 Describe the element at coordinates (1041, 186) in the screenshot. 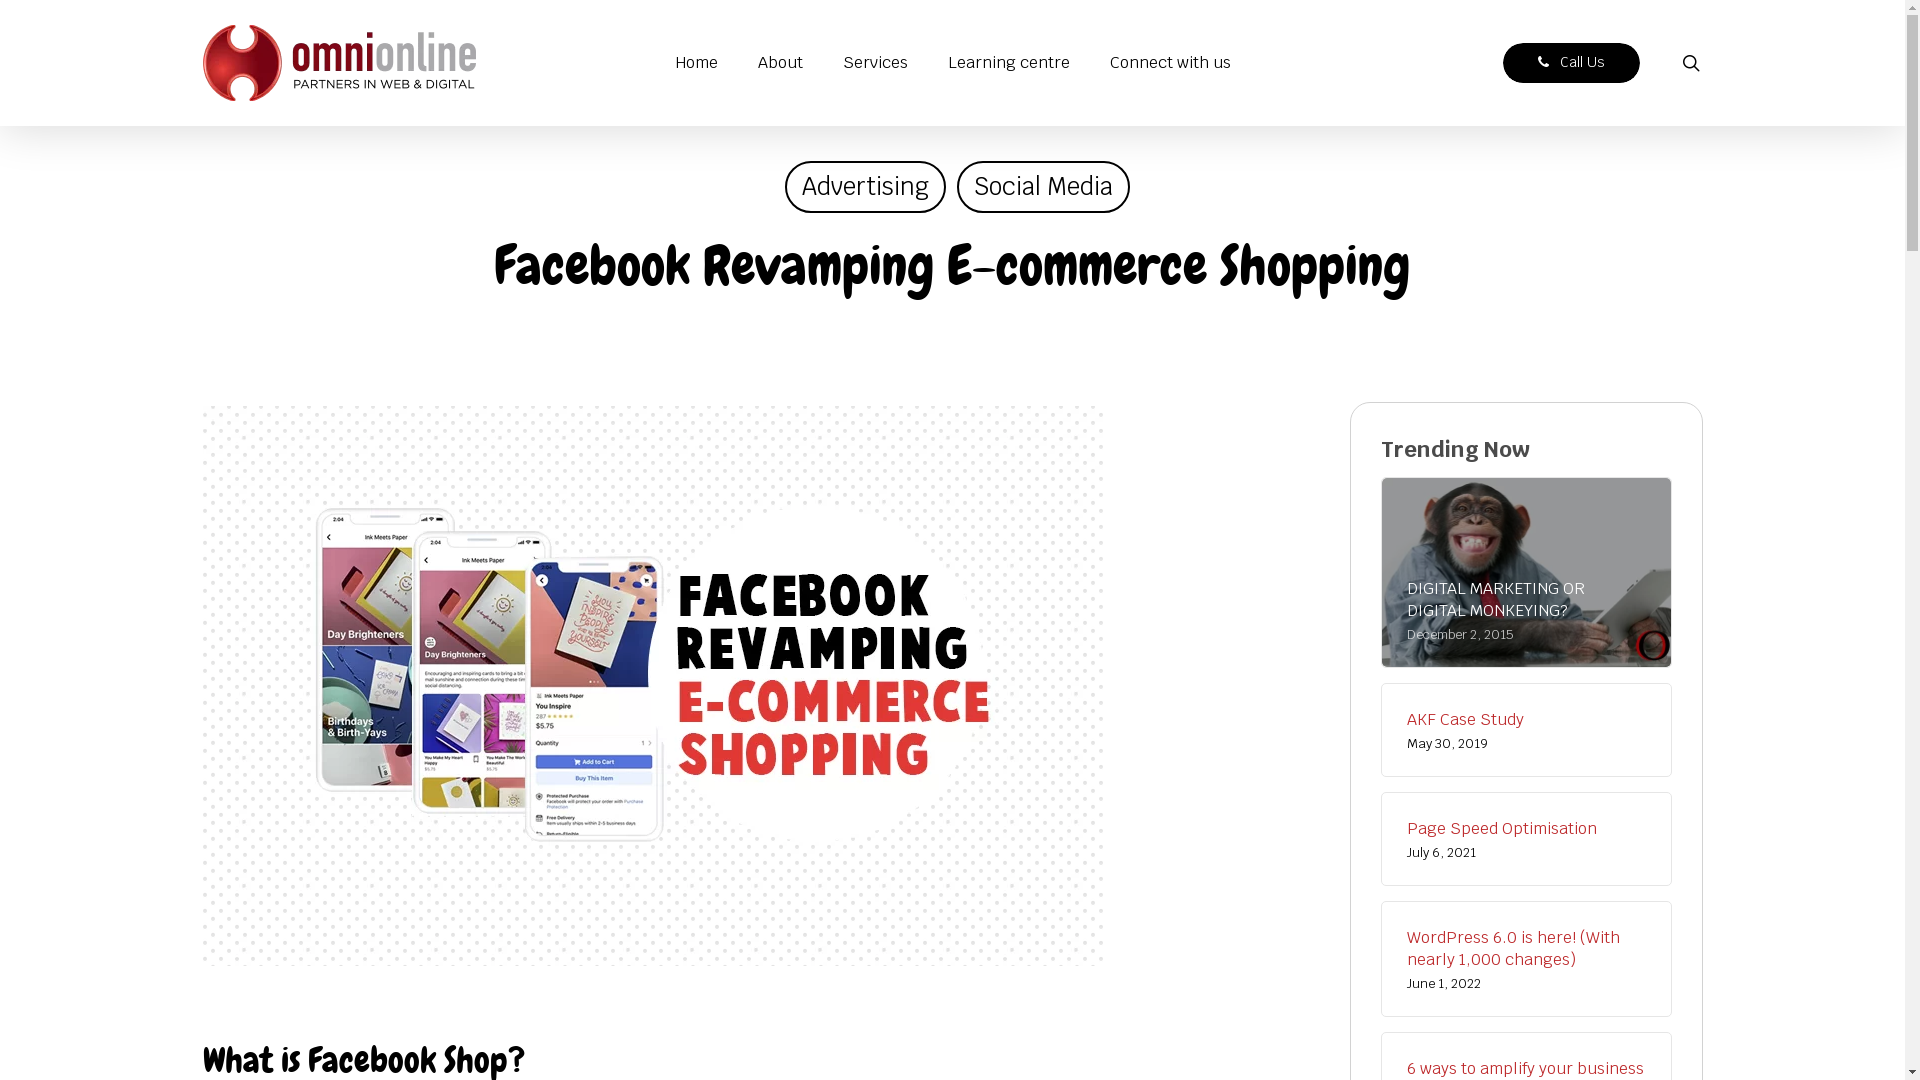

I see `'Social Media'` at that location.